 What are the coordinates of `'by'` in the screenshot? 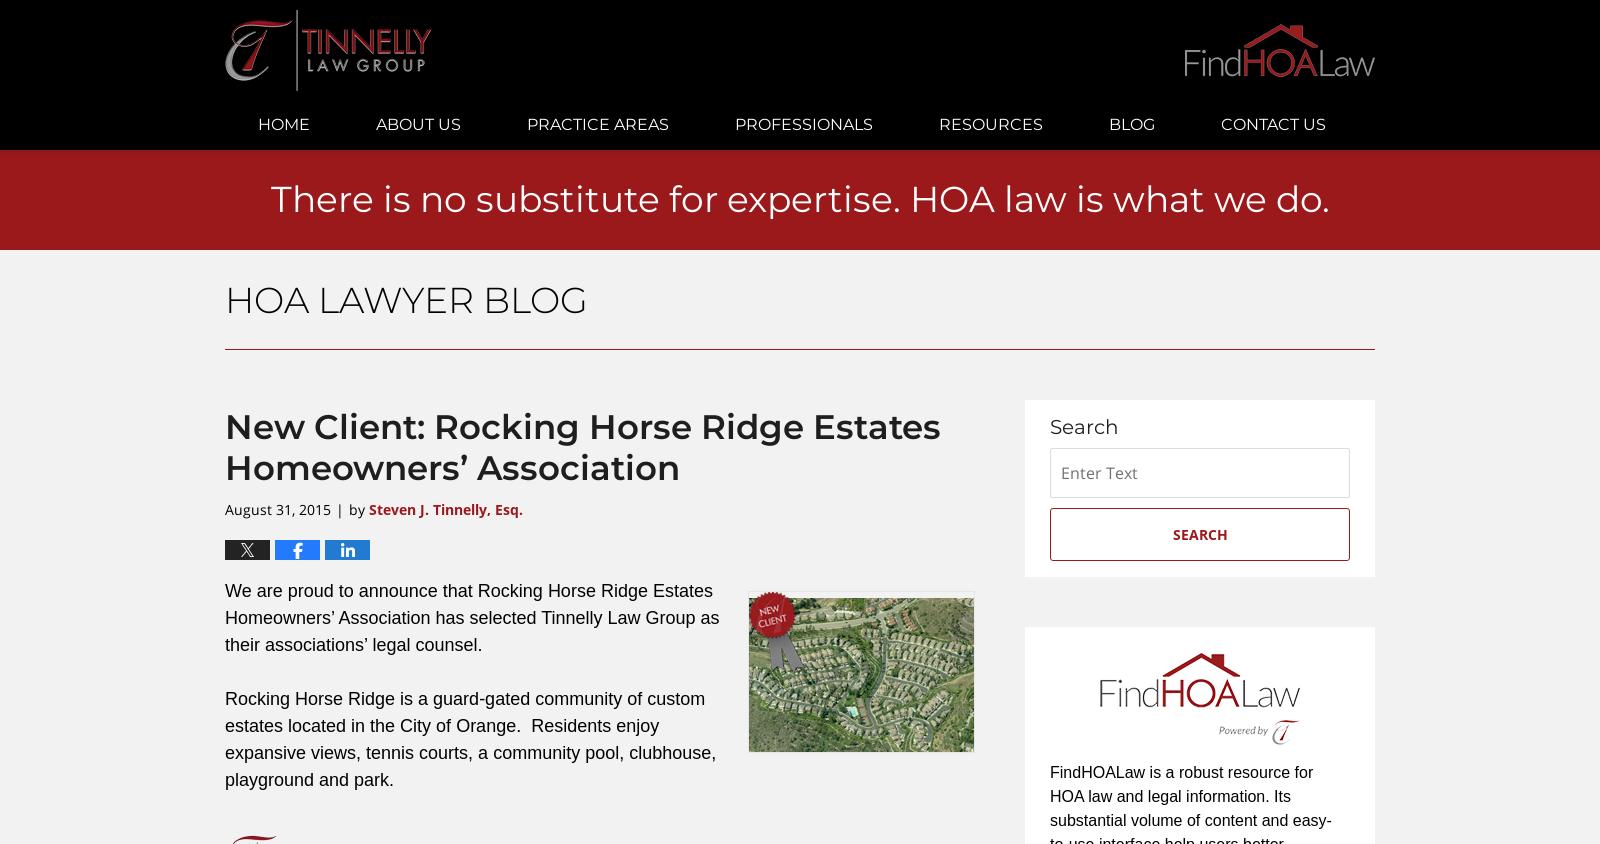 It's located at (348, 508).